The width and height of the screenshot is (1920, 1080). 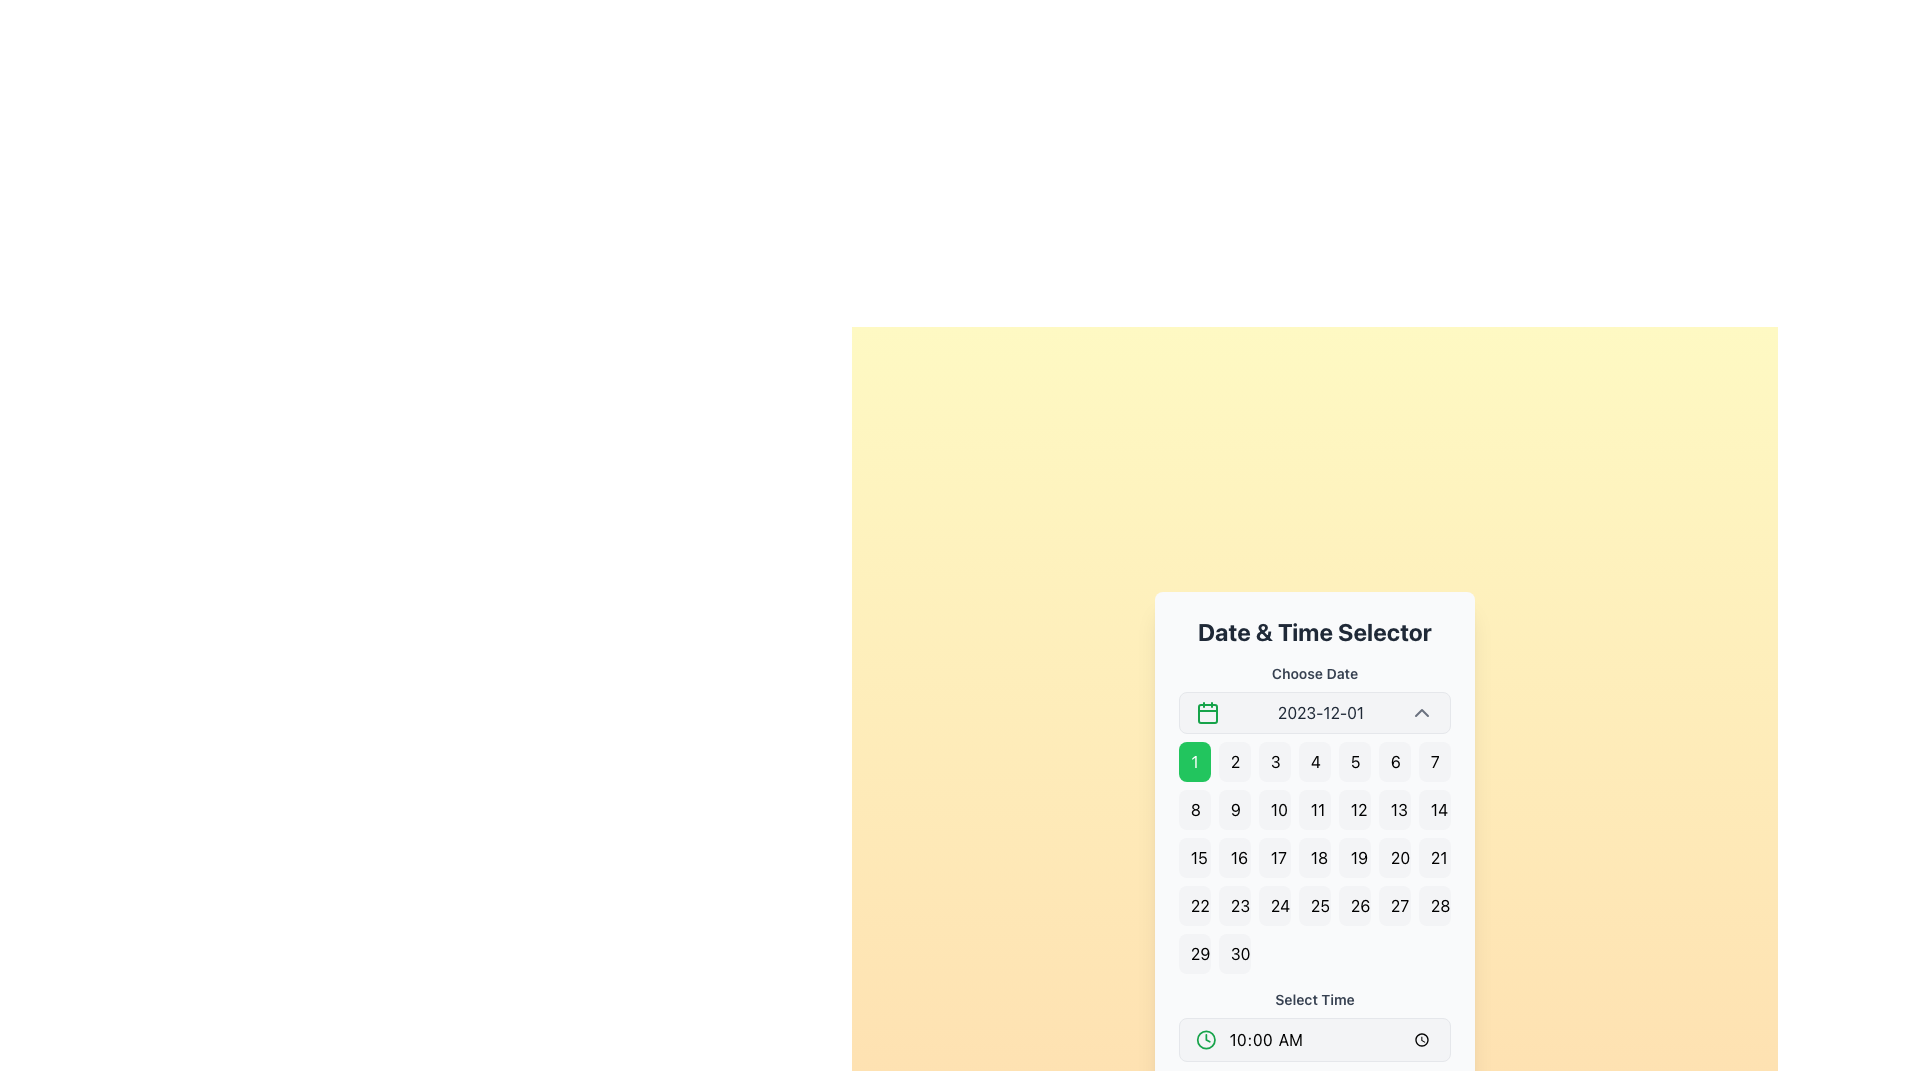 I want to click on the day selector button located in the second row, seventh column of the date picker grid, so click(x=1434, y=810).